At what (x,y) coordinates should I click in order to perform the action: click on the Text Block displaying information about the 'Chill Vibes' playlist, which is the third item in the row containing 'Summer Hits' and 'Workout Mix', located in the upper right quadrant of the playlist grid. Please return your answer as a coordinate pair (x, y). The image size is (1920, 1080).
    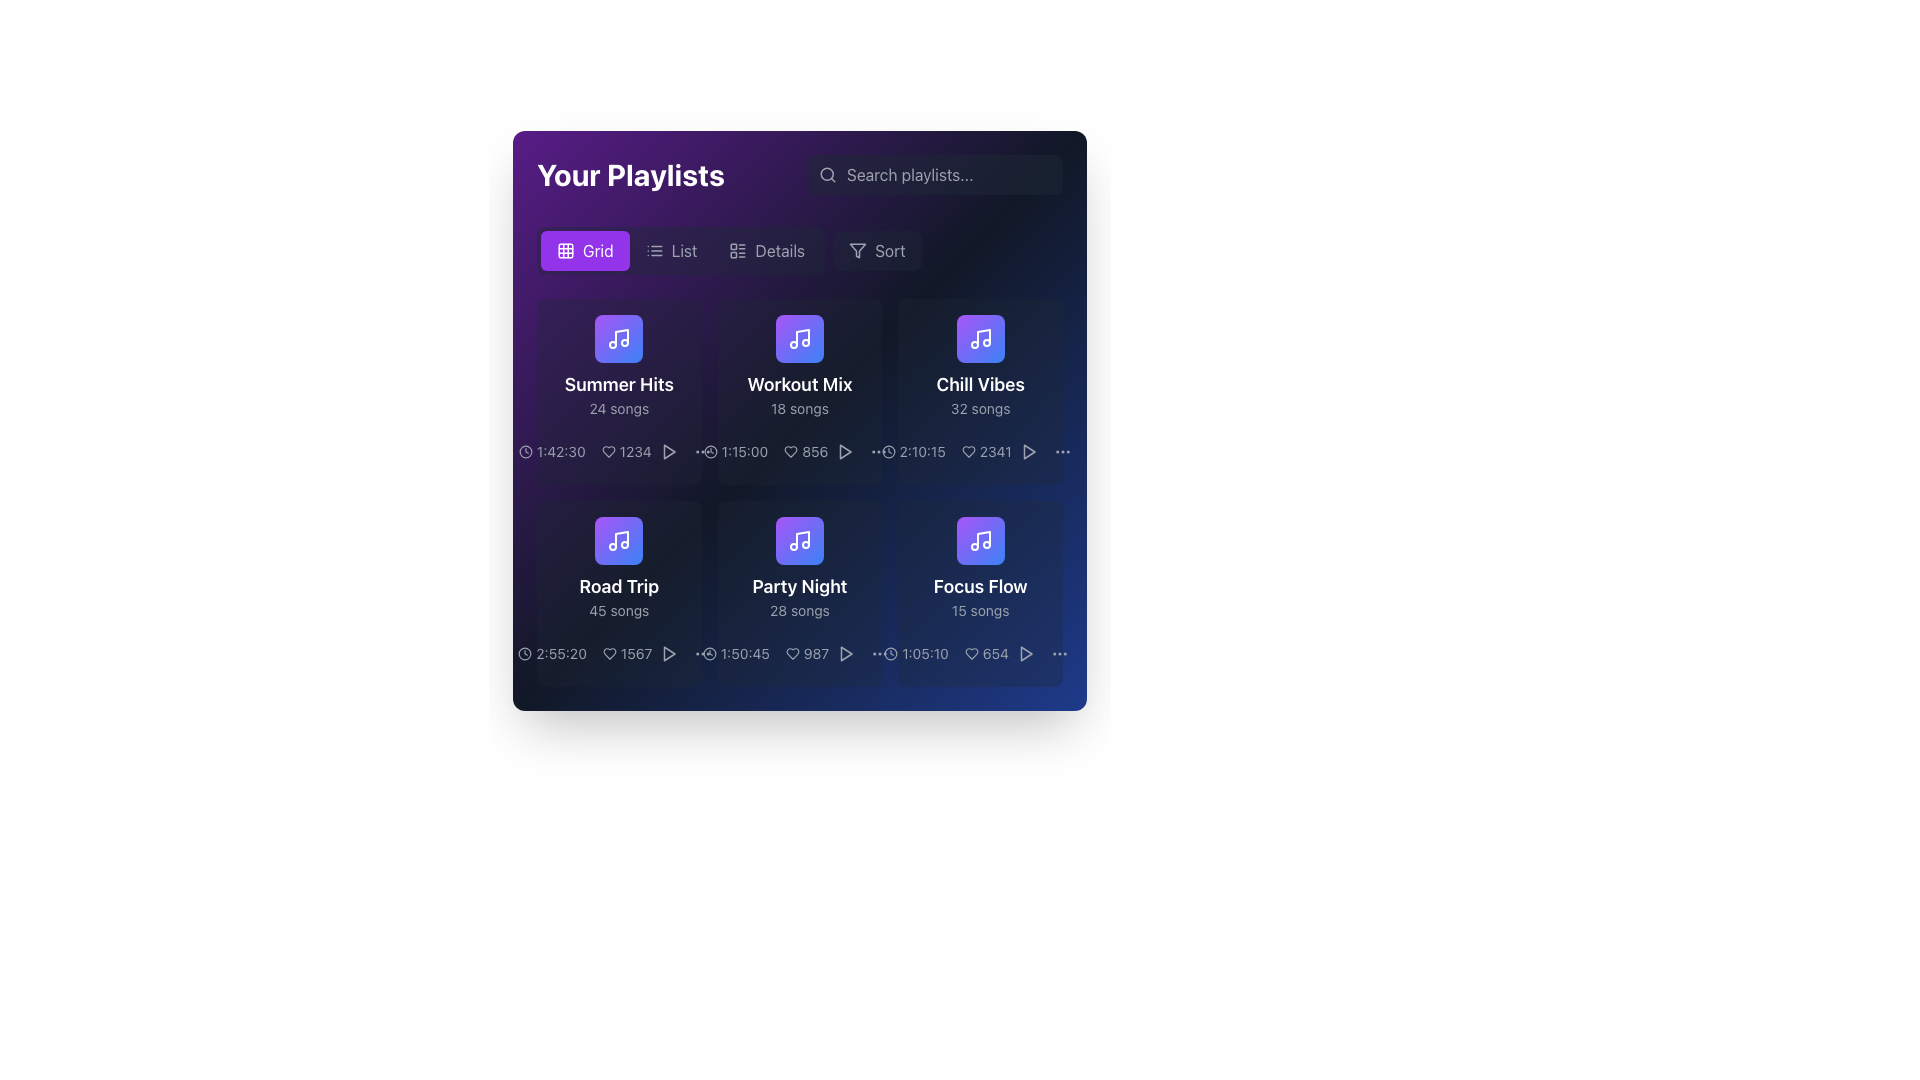
    Looking at the image, I should click on (980, 394).